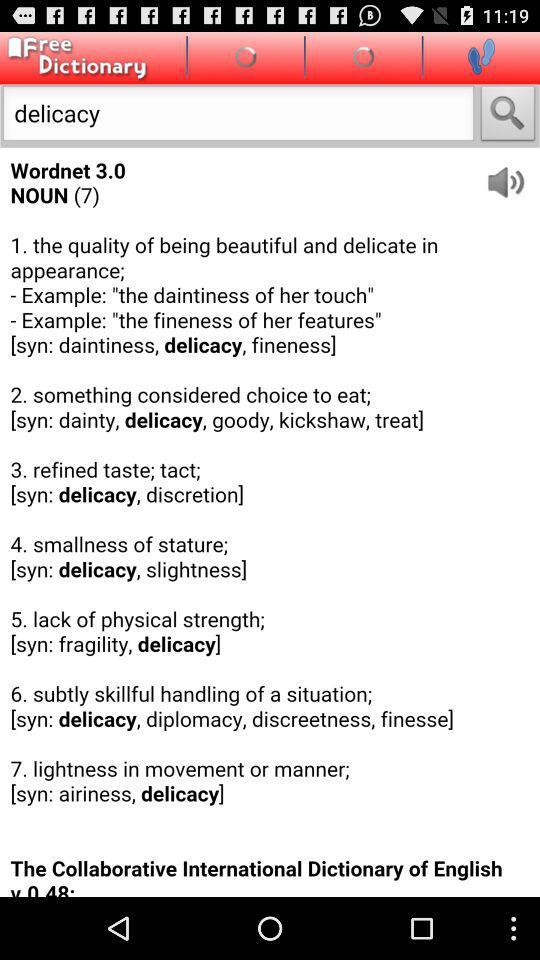  Describe the element at coordinates (73, 57) in the screenshot. I see `main page` at that location.